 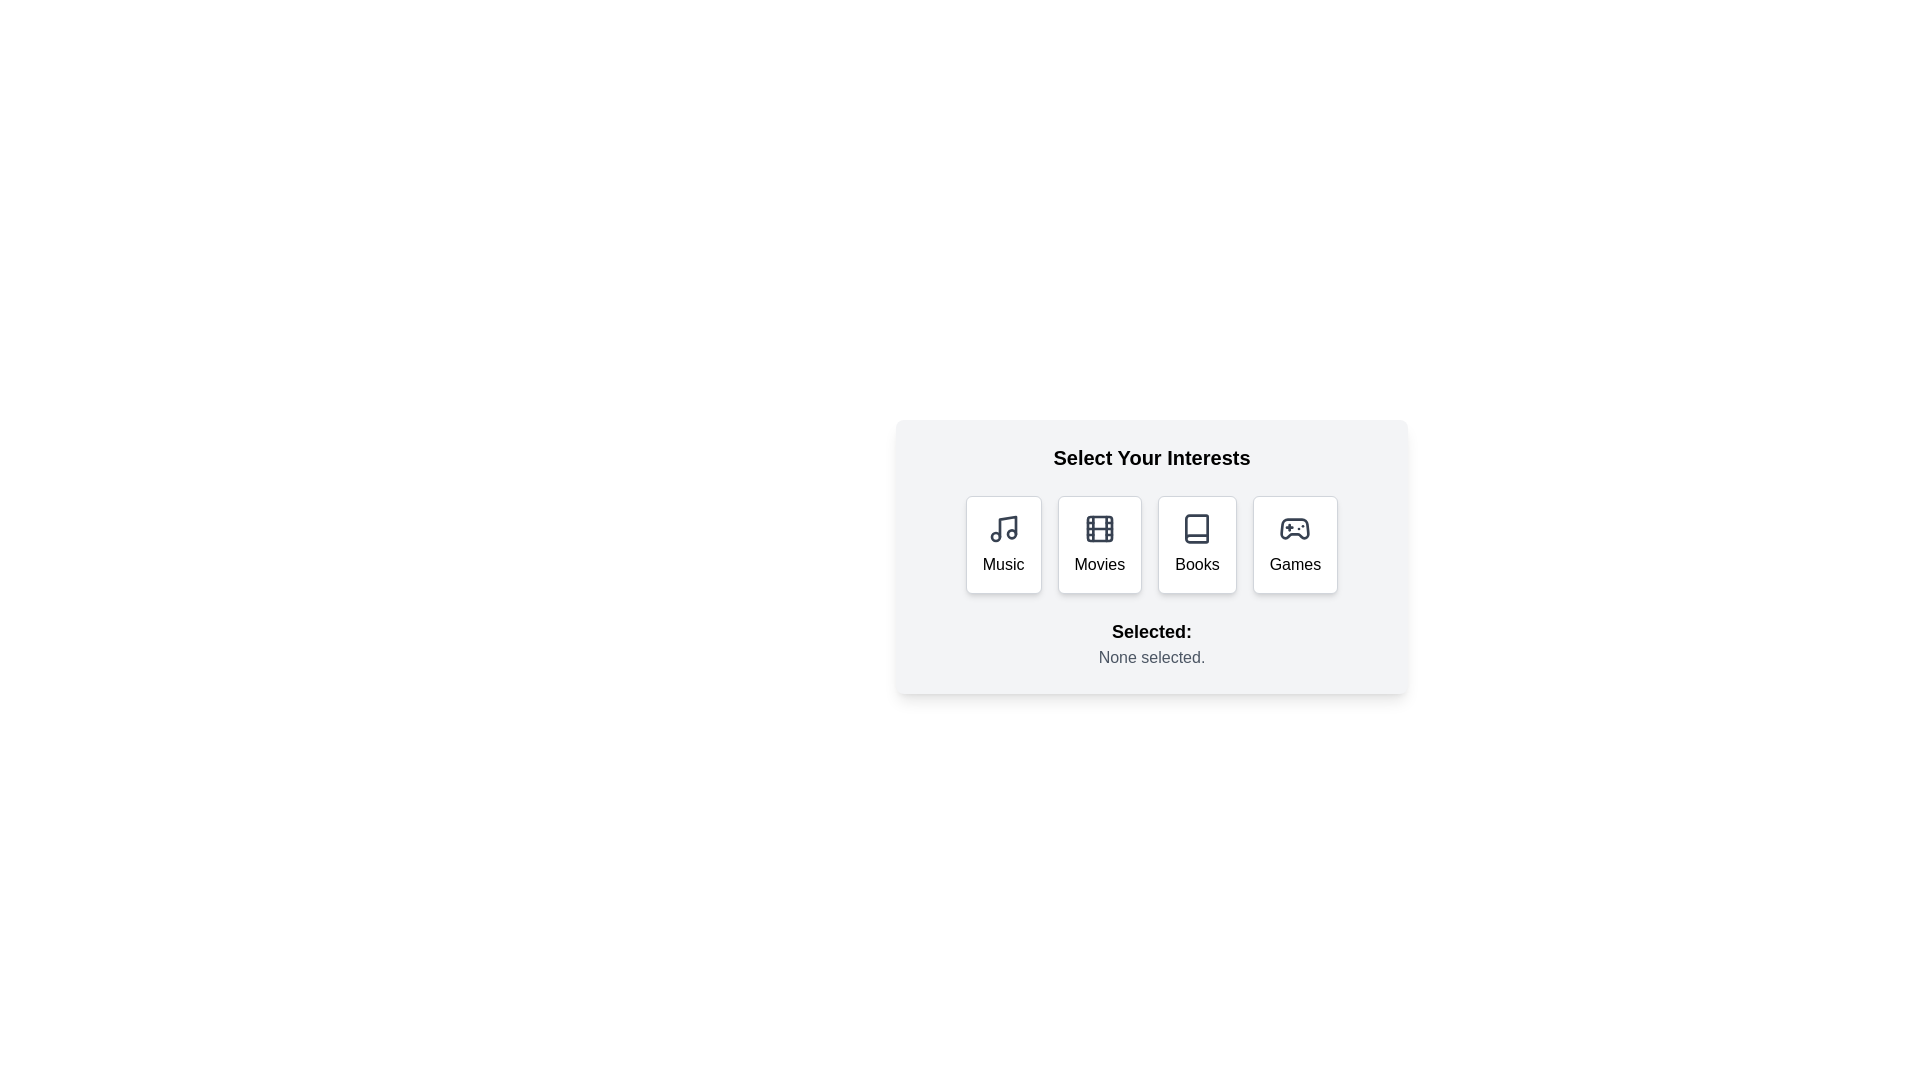 I want to click on the button labeled 'Books' to observe its visual feedback, so click(x=1197, y=544).